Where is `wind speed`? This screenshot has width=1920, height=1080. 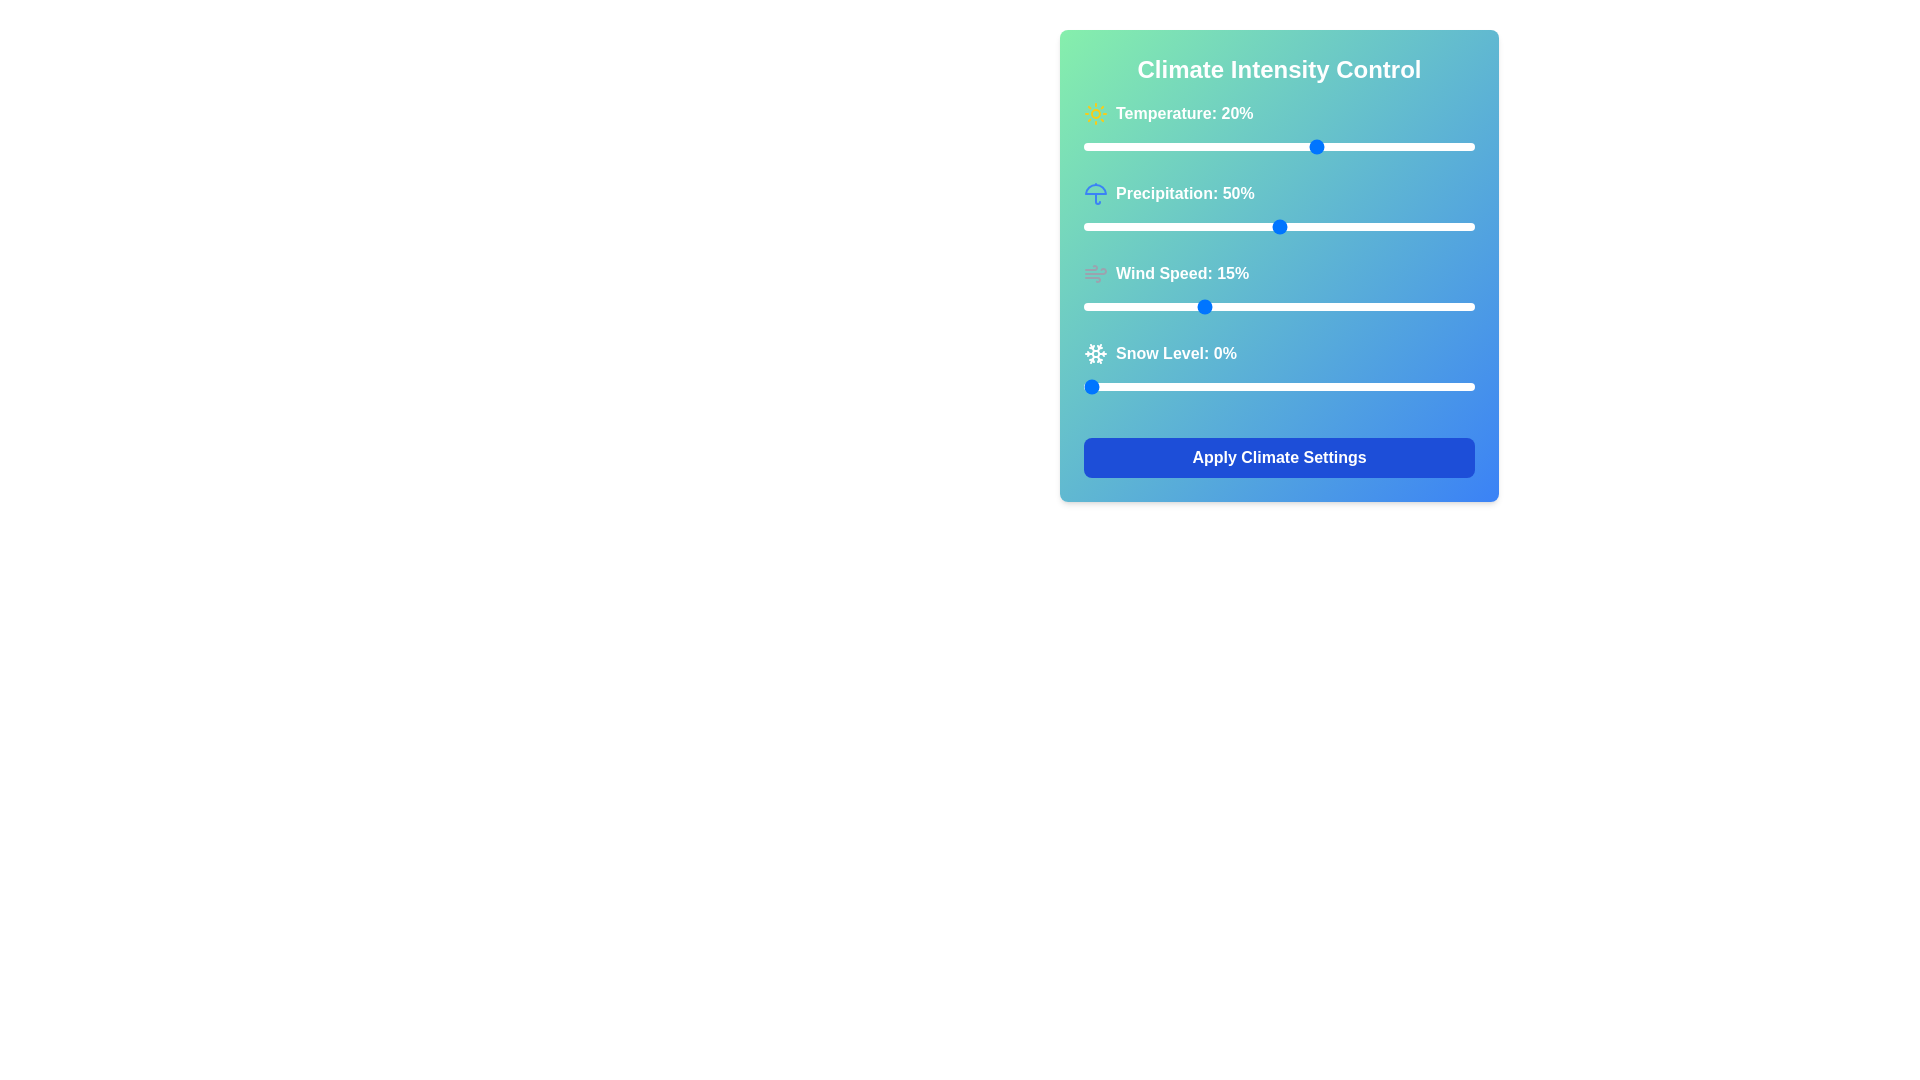 wind speed is located at coordinates (1231, 307).